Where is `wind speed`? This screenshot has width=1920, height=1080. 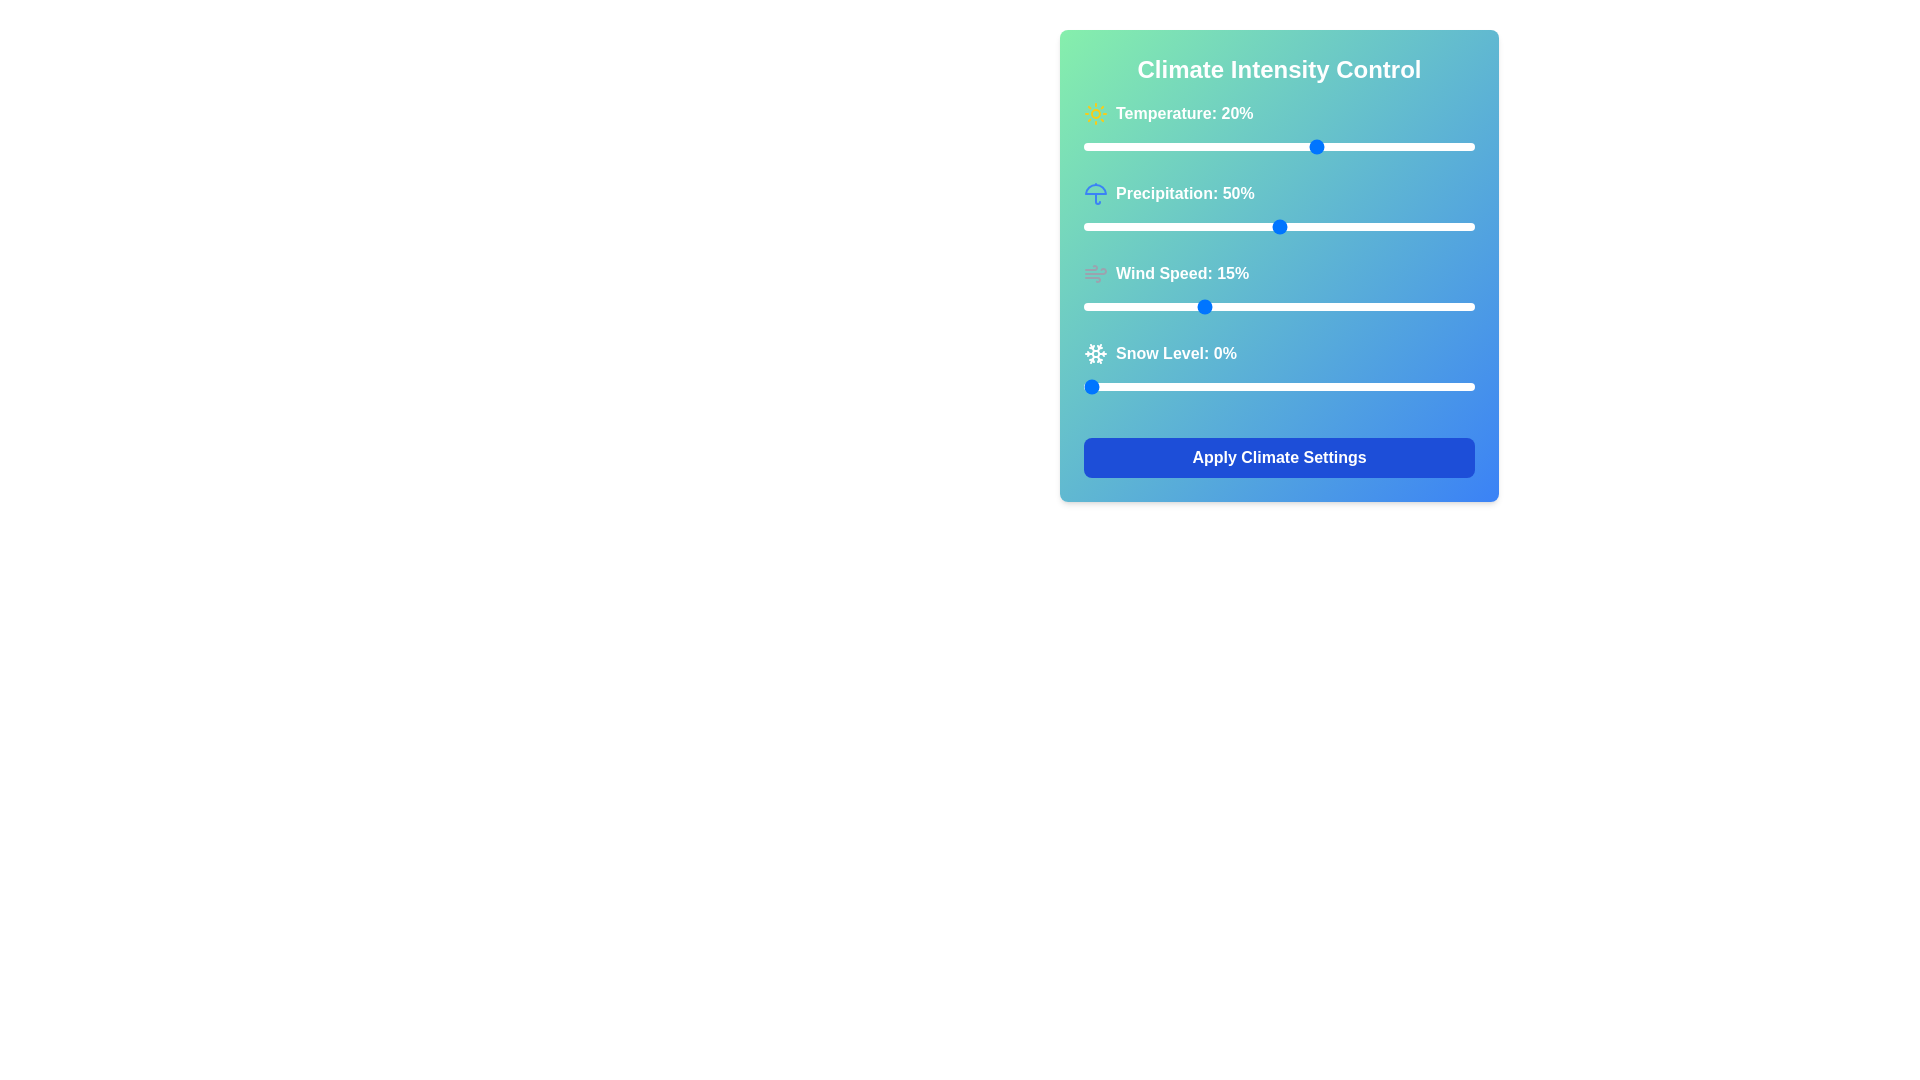 wind speed is located at coordinates (1231, 307).